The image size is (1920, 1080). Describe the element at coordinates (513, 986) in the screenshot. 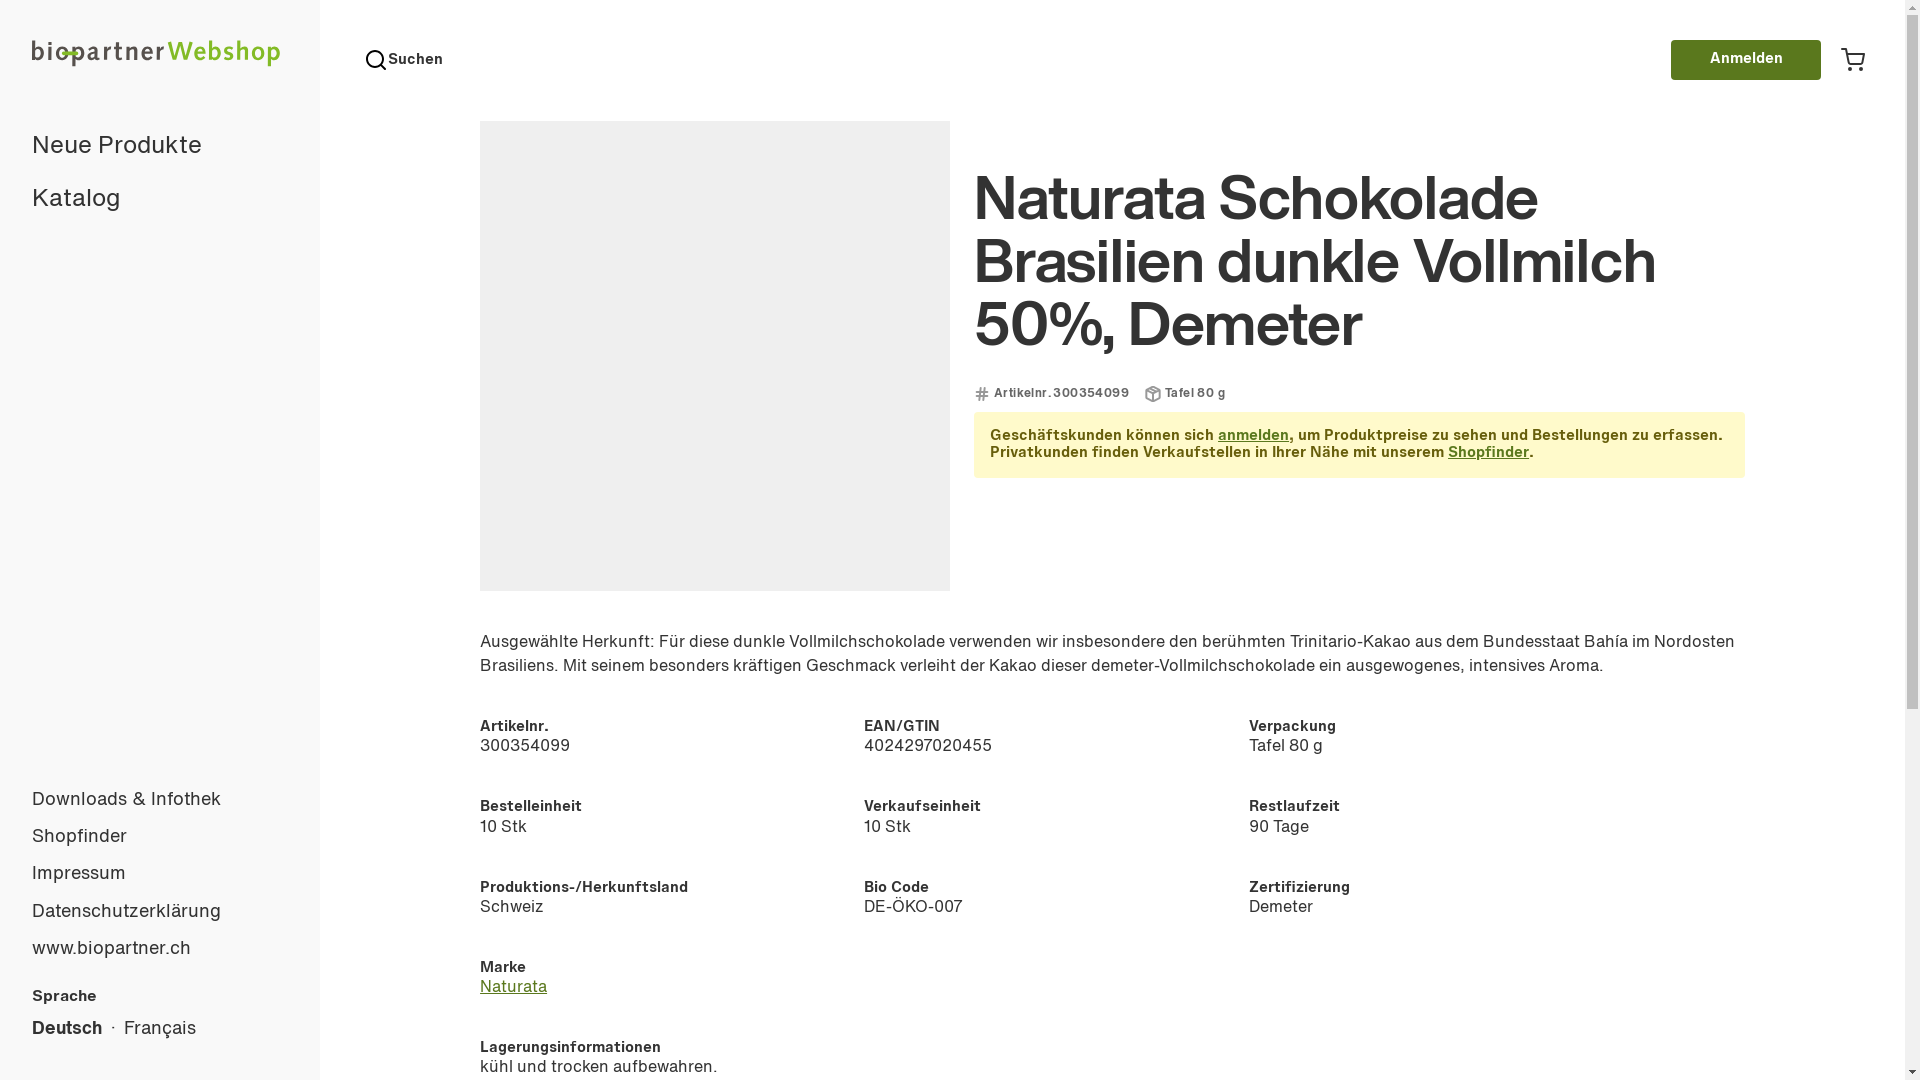

I see `'Naturata'` at that location.